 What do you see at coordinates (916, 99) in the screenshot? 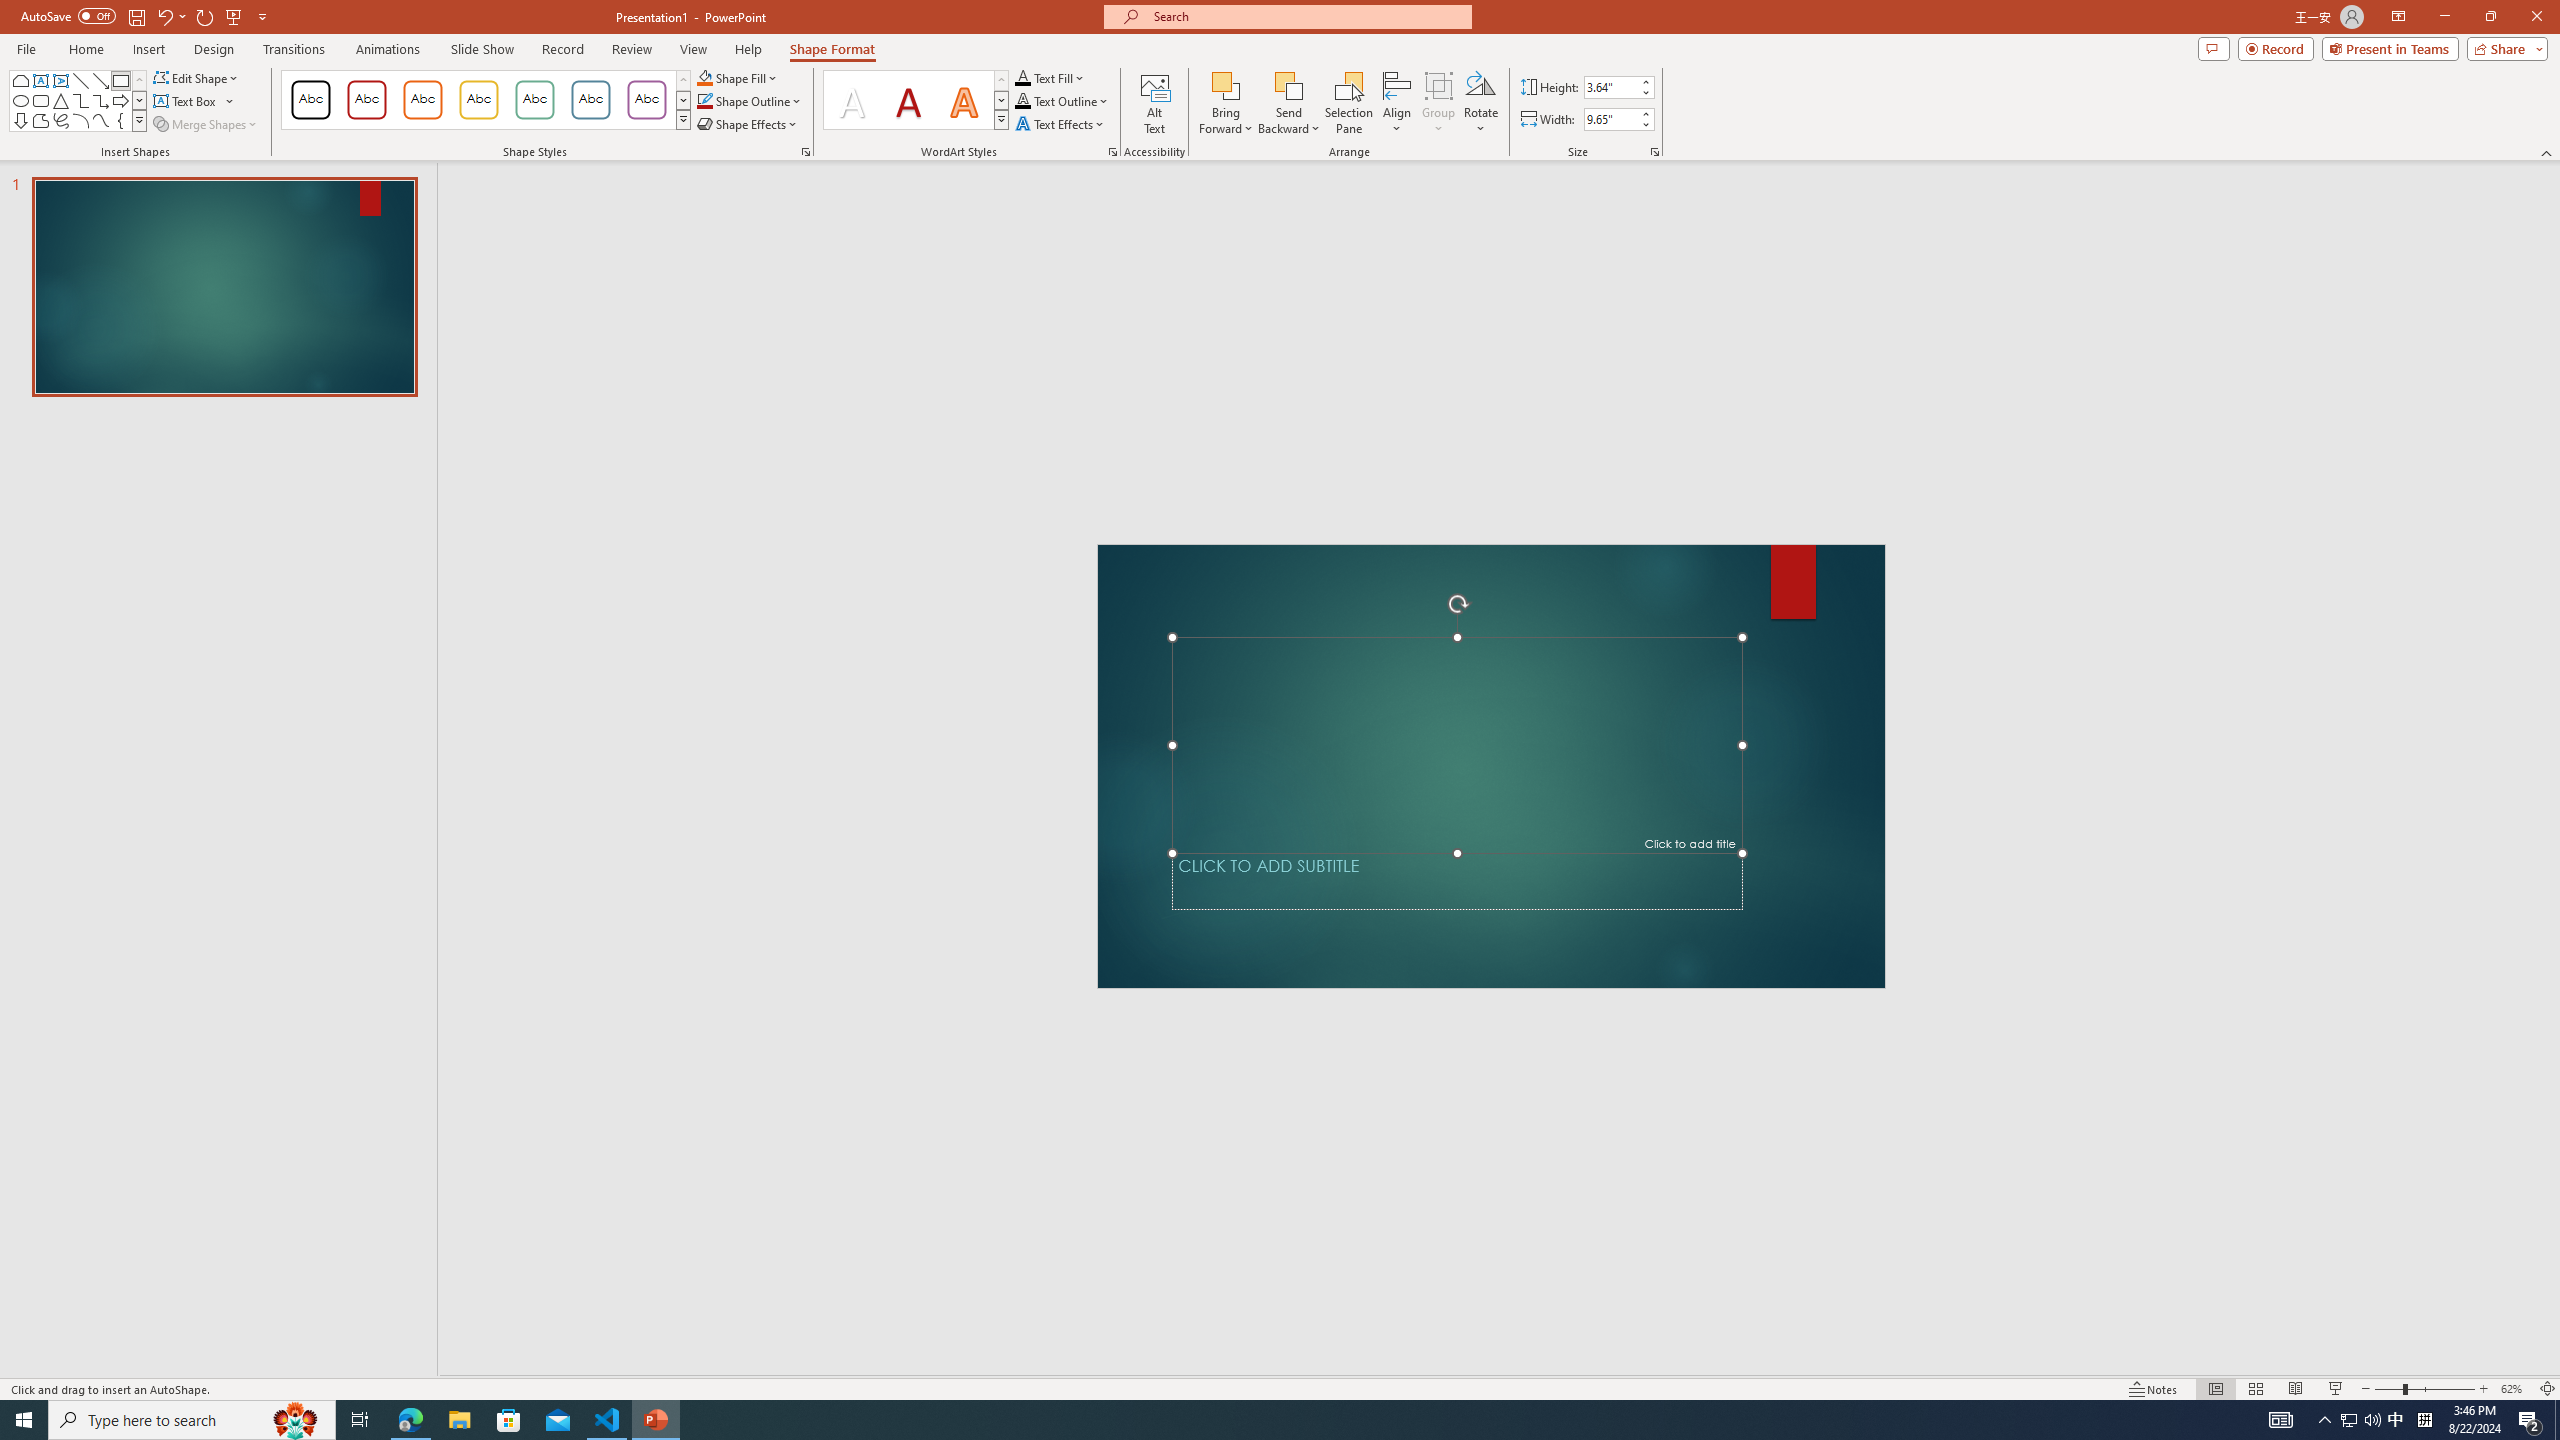
I see `'AutomationID: TextStylesGallery'` at bounding box center [916, 99].